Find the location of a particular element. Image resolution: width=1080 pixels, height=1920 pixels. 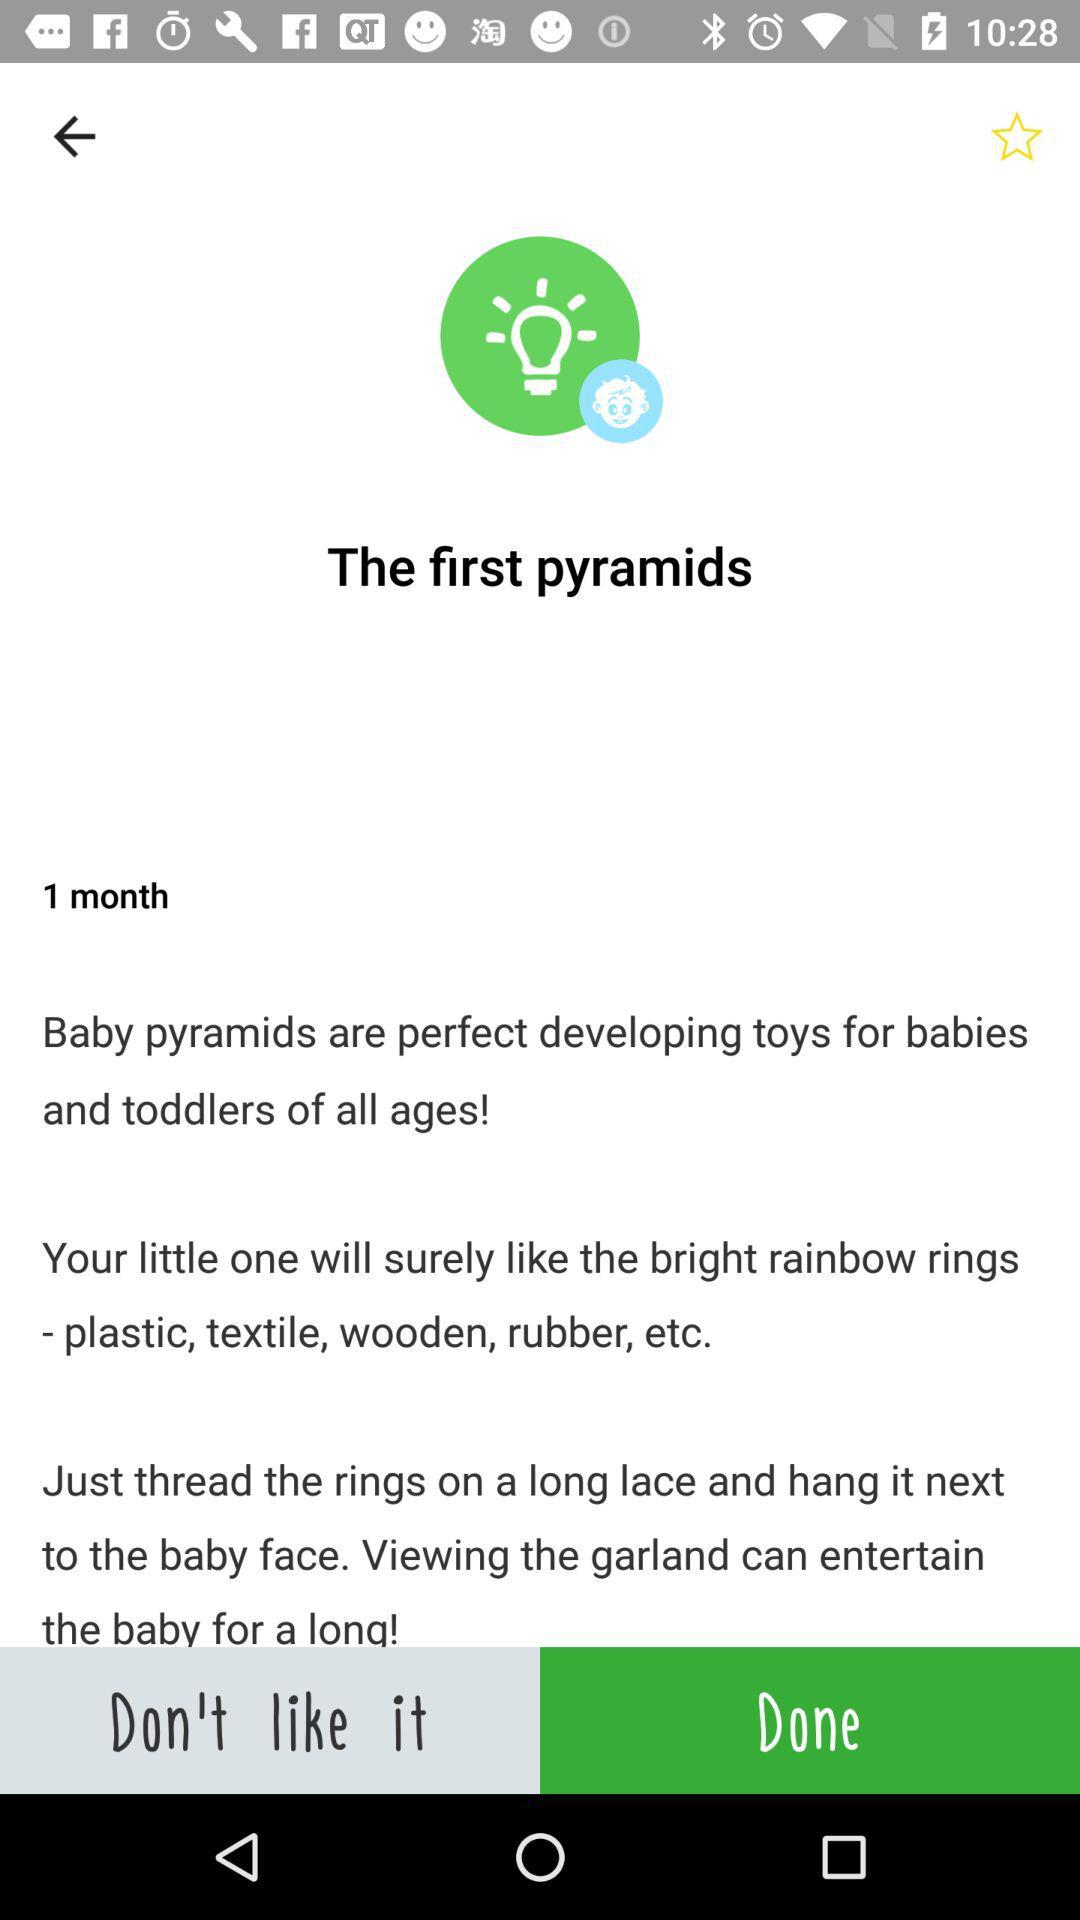

the don t like item is located at coordinates (270, 1719).